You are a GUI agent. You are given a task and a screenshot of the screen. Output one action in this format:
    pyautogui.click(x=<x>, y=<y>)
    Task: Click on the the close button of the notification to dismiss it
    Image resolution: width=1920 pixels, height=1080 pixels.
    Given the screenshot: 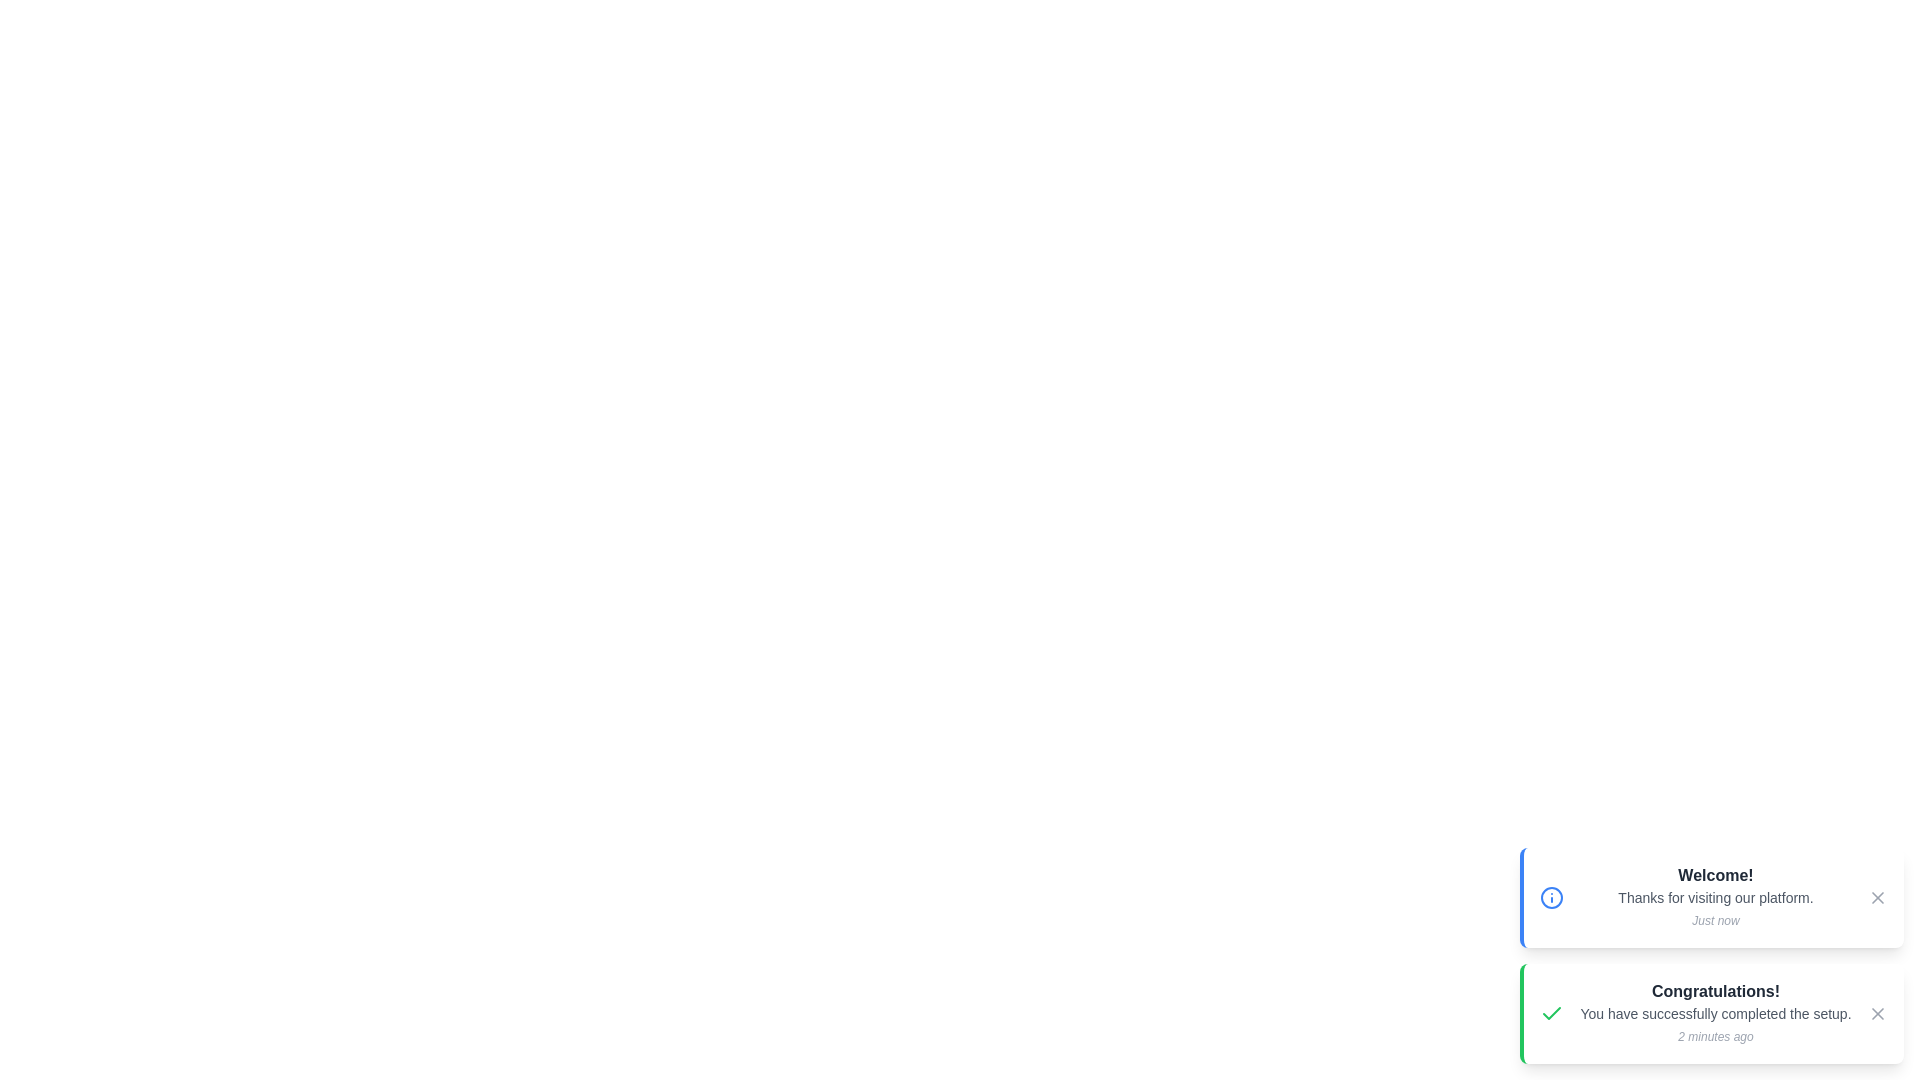 What is the action you would take?
    pyautogui.click(x=1876, y=897)
    